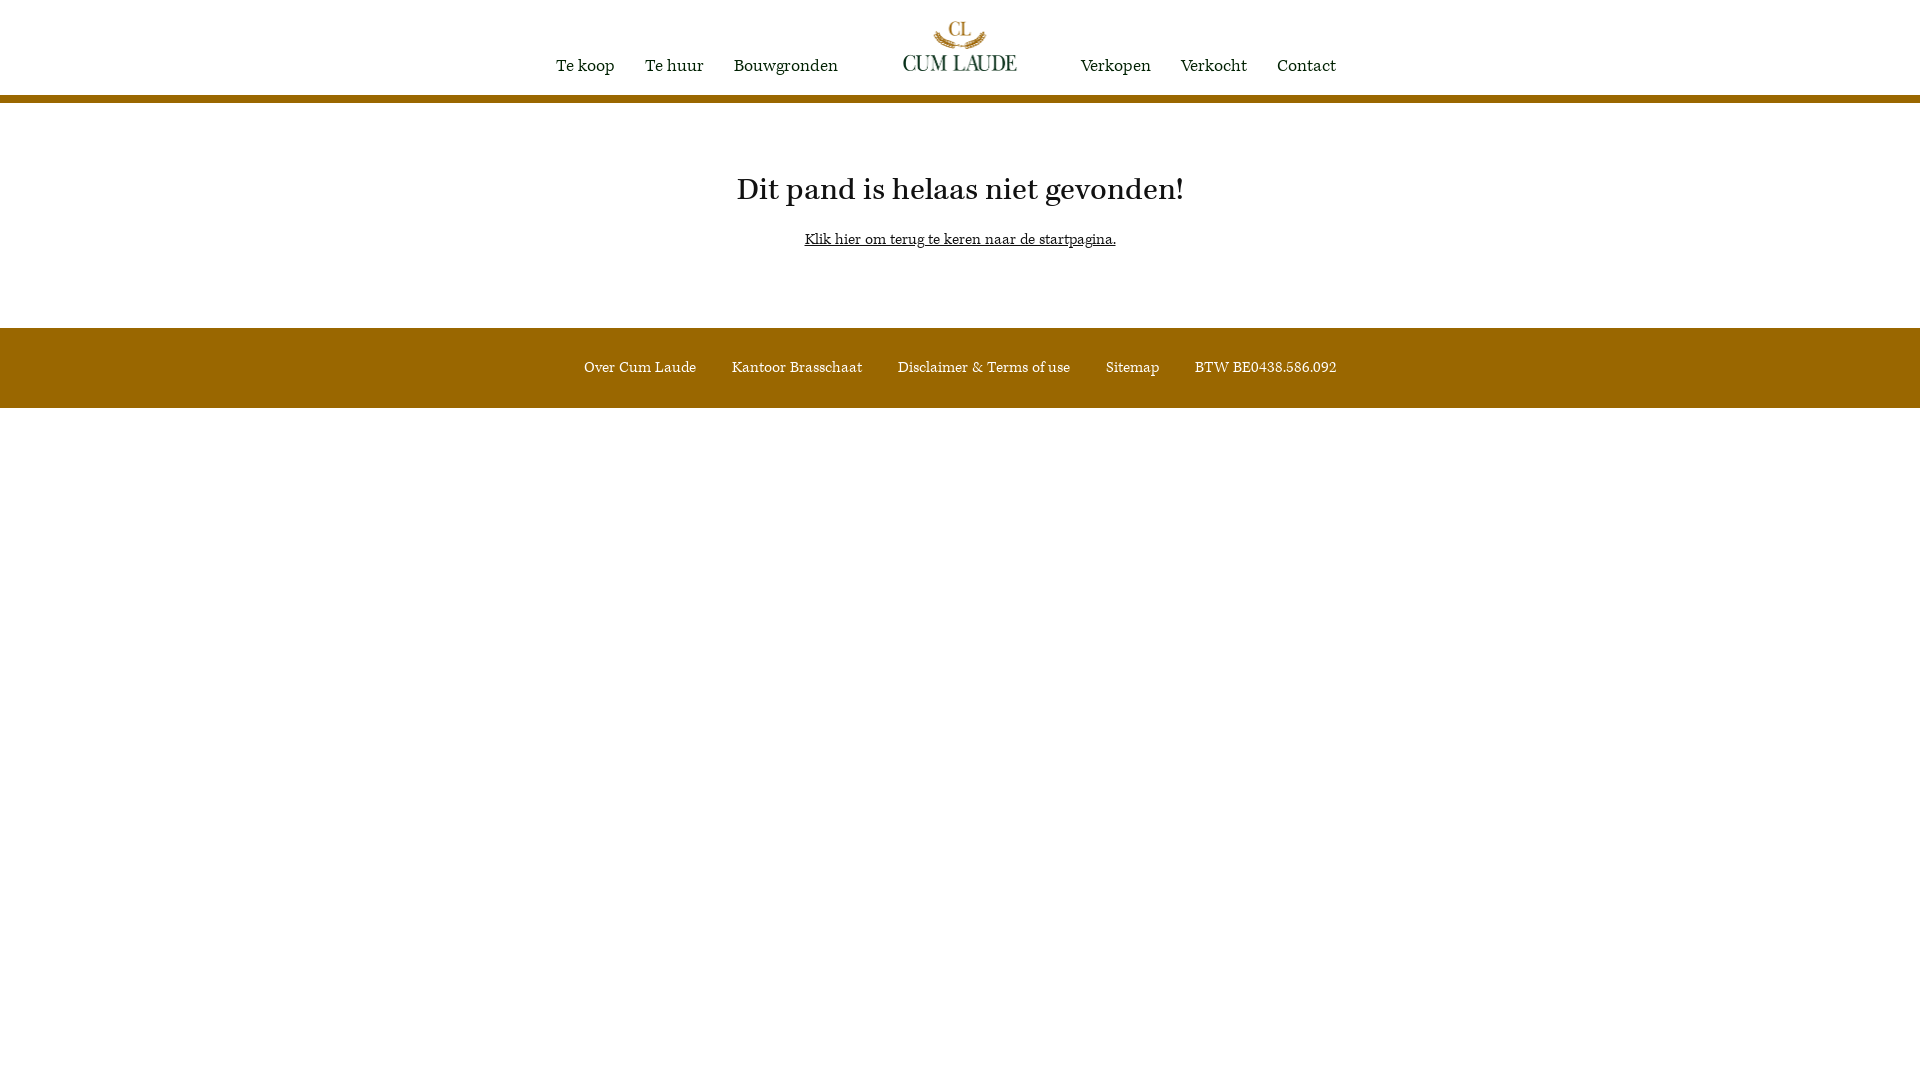 This screenshot has width=1920, height=1080. What do you see at coordinates (1306, 64) in the screenshot?
I see `'Contact'` at bounding box center [1306, 64].